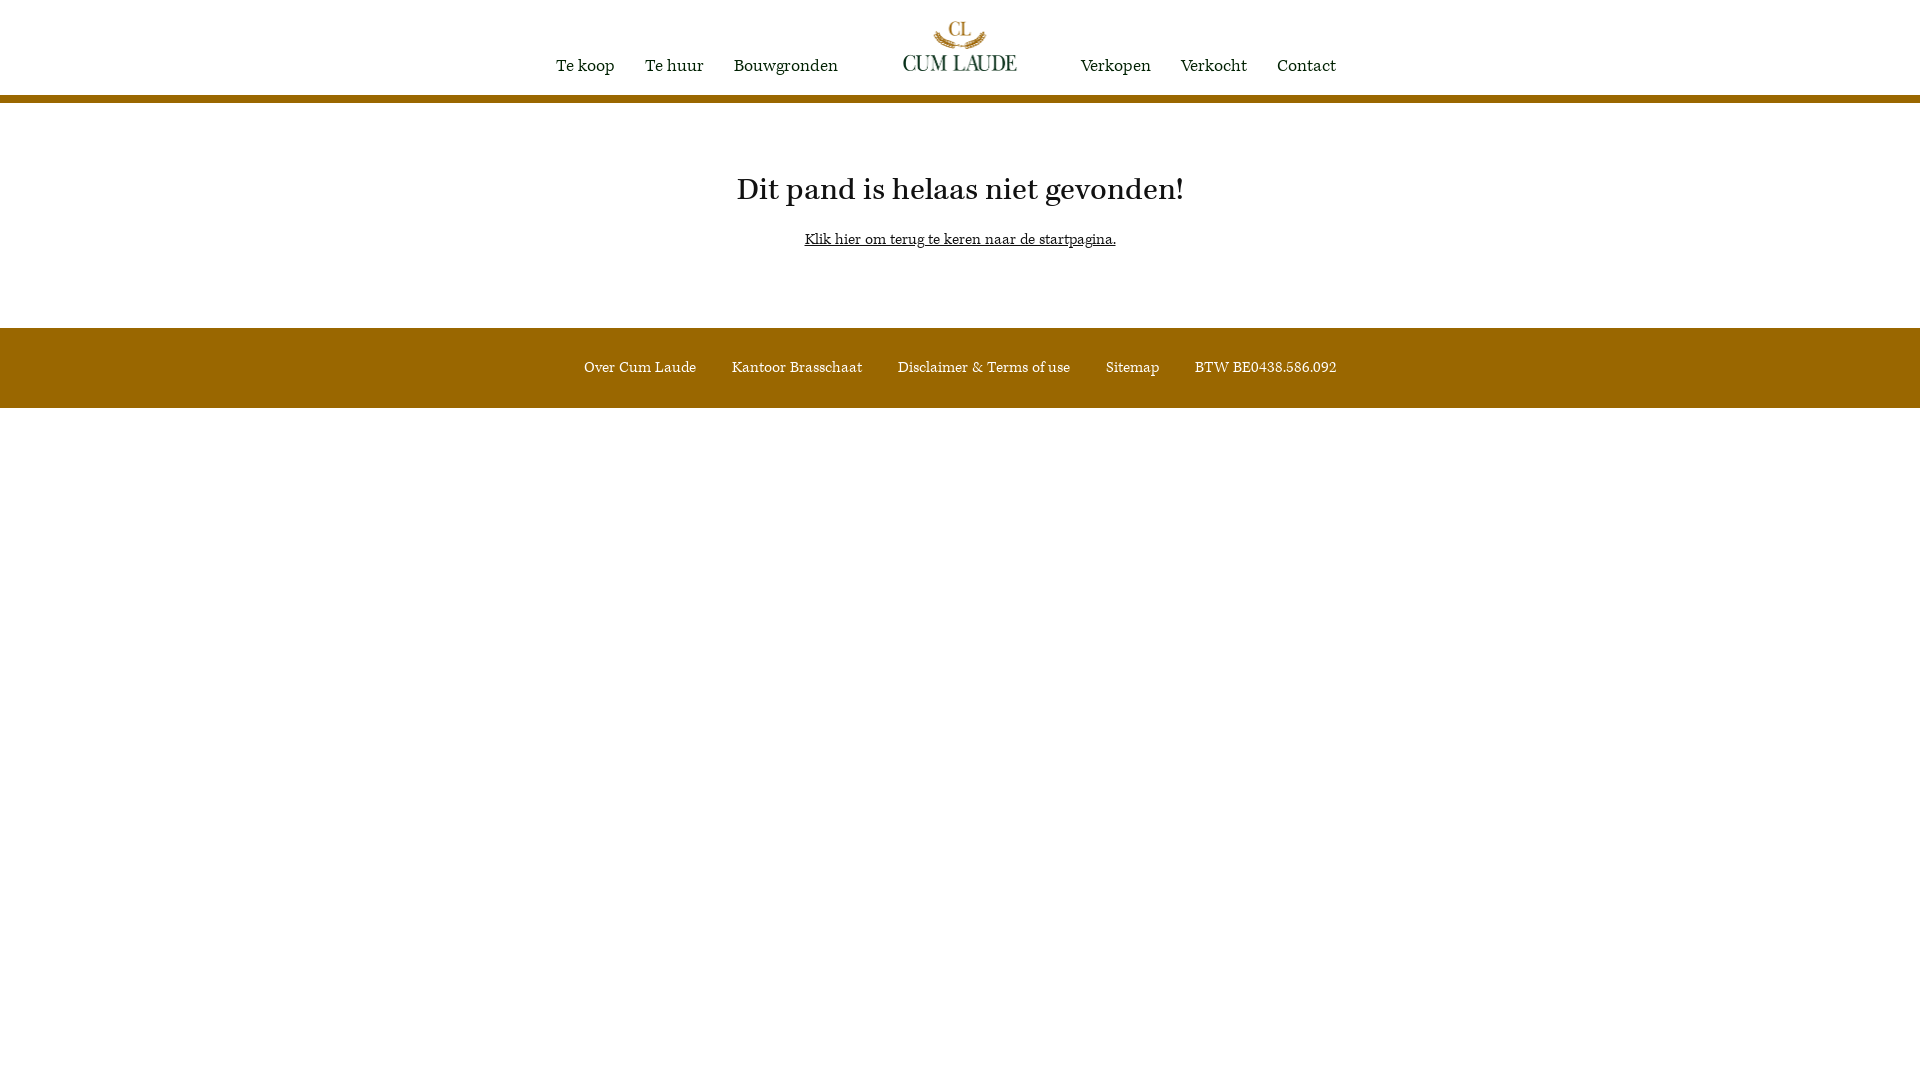 This screenshot has width=1920, height=1080. What do you see at coordinates (1306, 64) in the screenshot?
I see `'Contact'` at bounding box center [1306, 64].